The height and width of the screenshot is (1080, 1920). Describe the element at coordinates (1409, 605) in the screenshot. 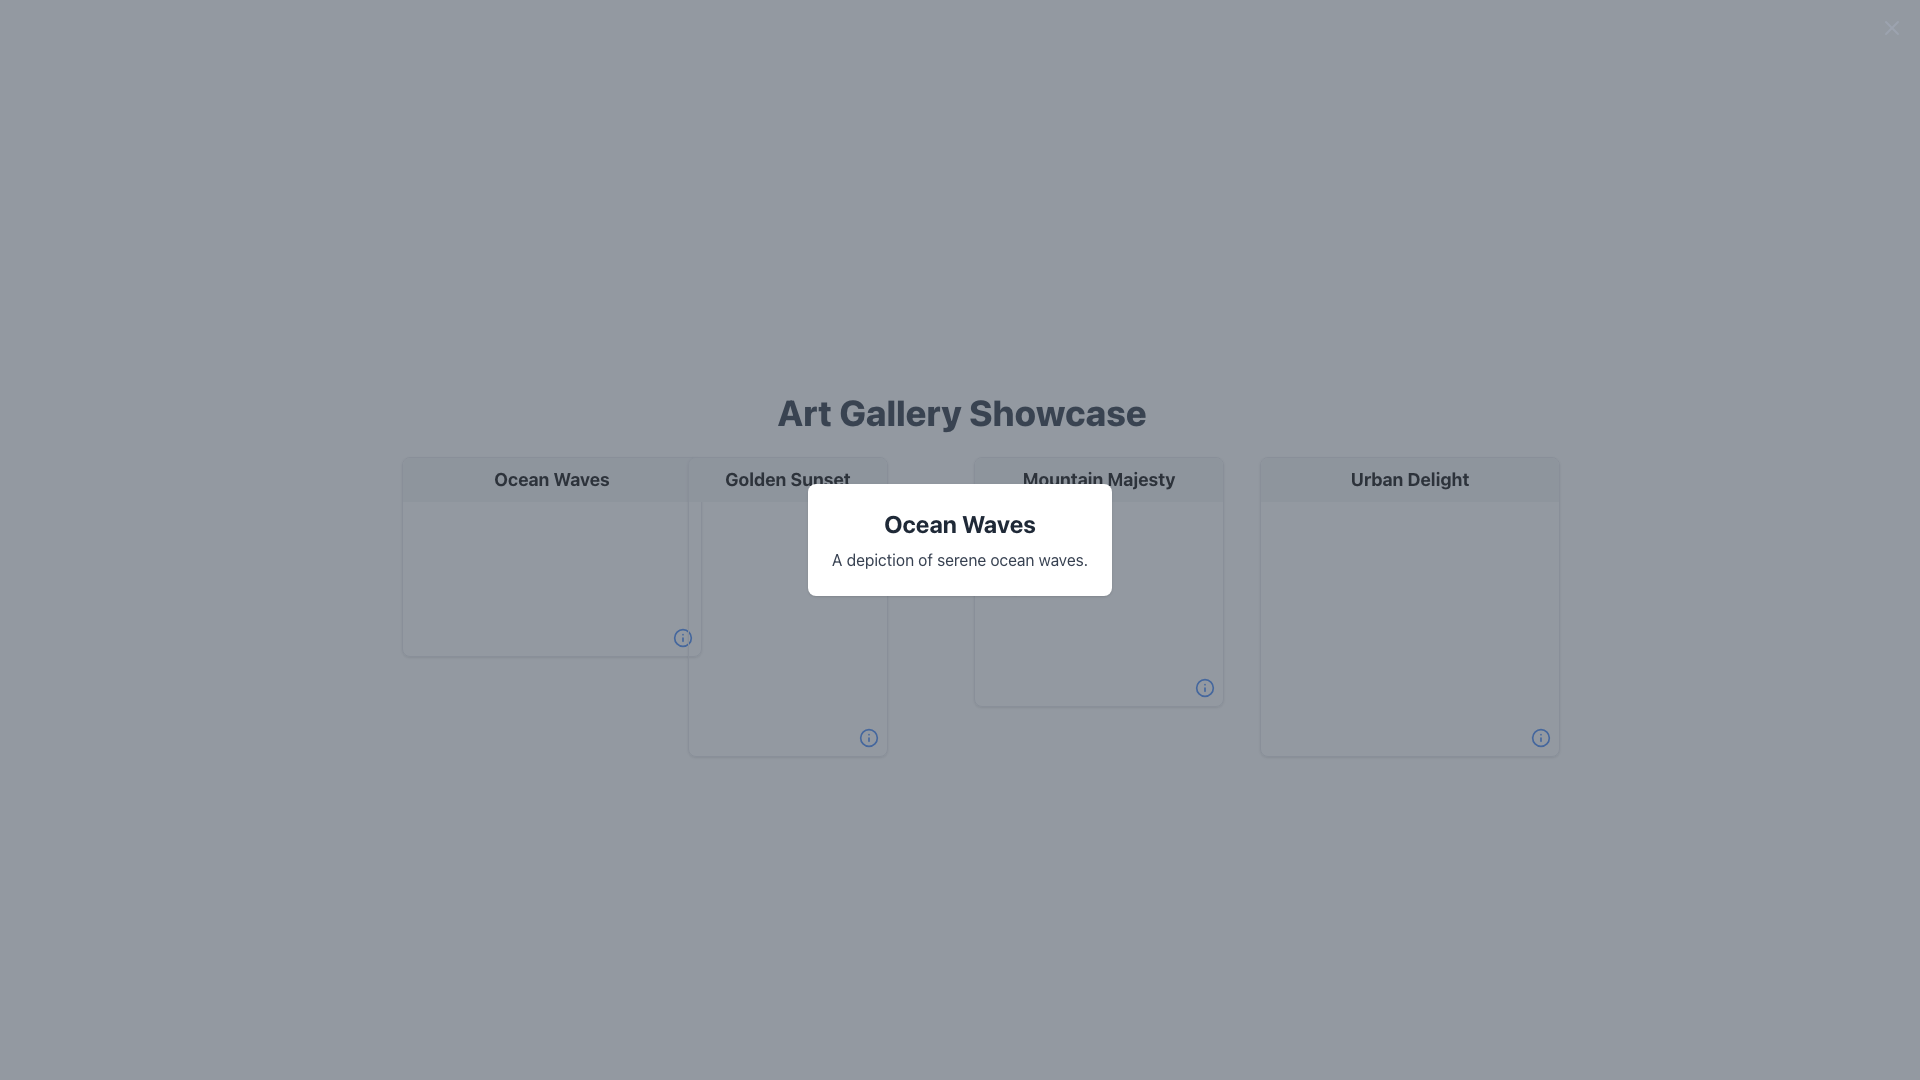

I see `the card element titled 'Urban Delight' located in the fourth position of a four-column grid layout, situated below 'Art Gallery Showcase.'` at that location.